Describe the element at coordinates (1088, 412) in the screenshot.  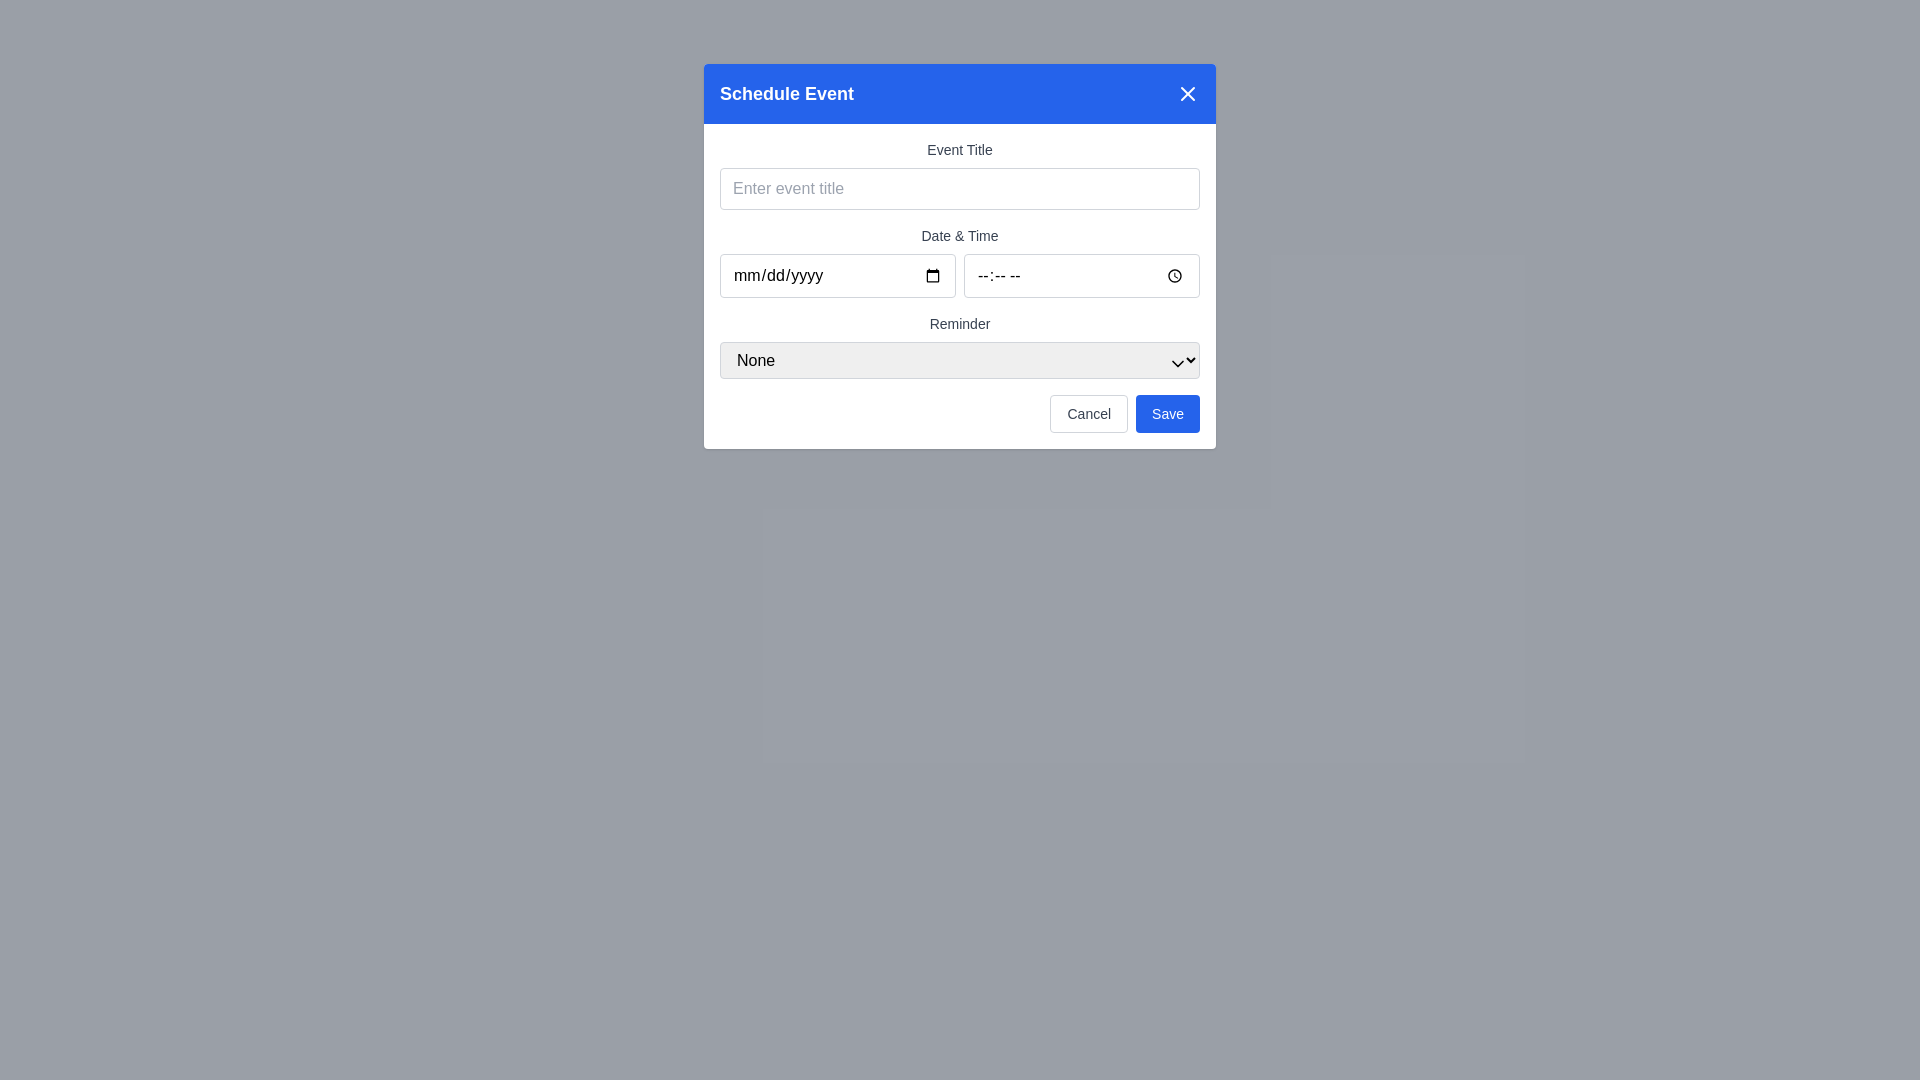
I see `the 'Cancel' button, which is a rectangular button with gray text on a white background, located to the left of the 'Save' button at the bottom-right corner of the dialog box` at that location.